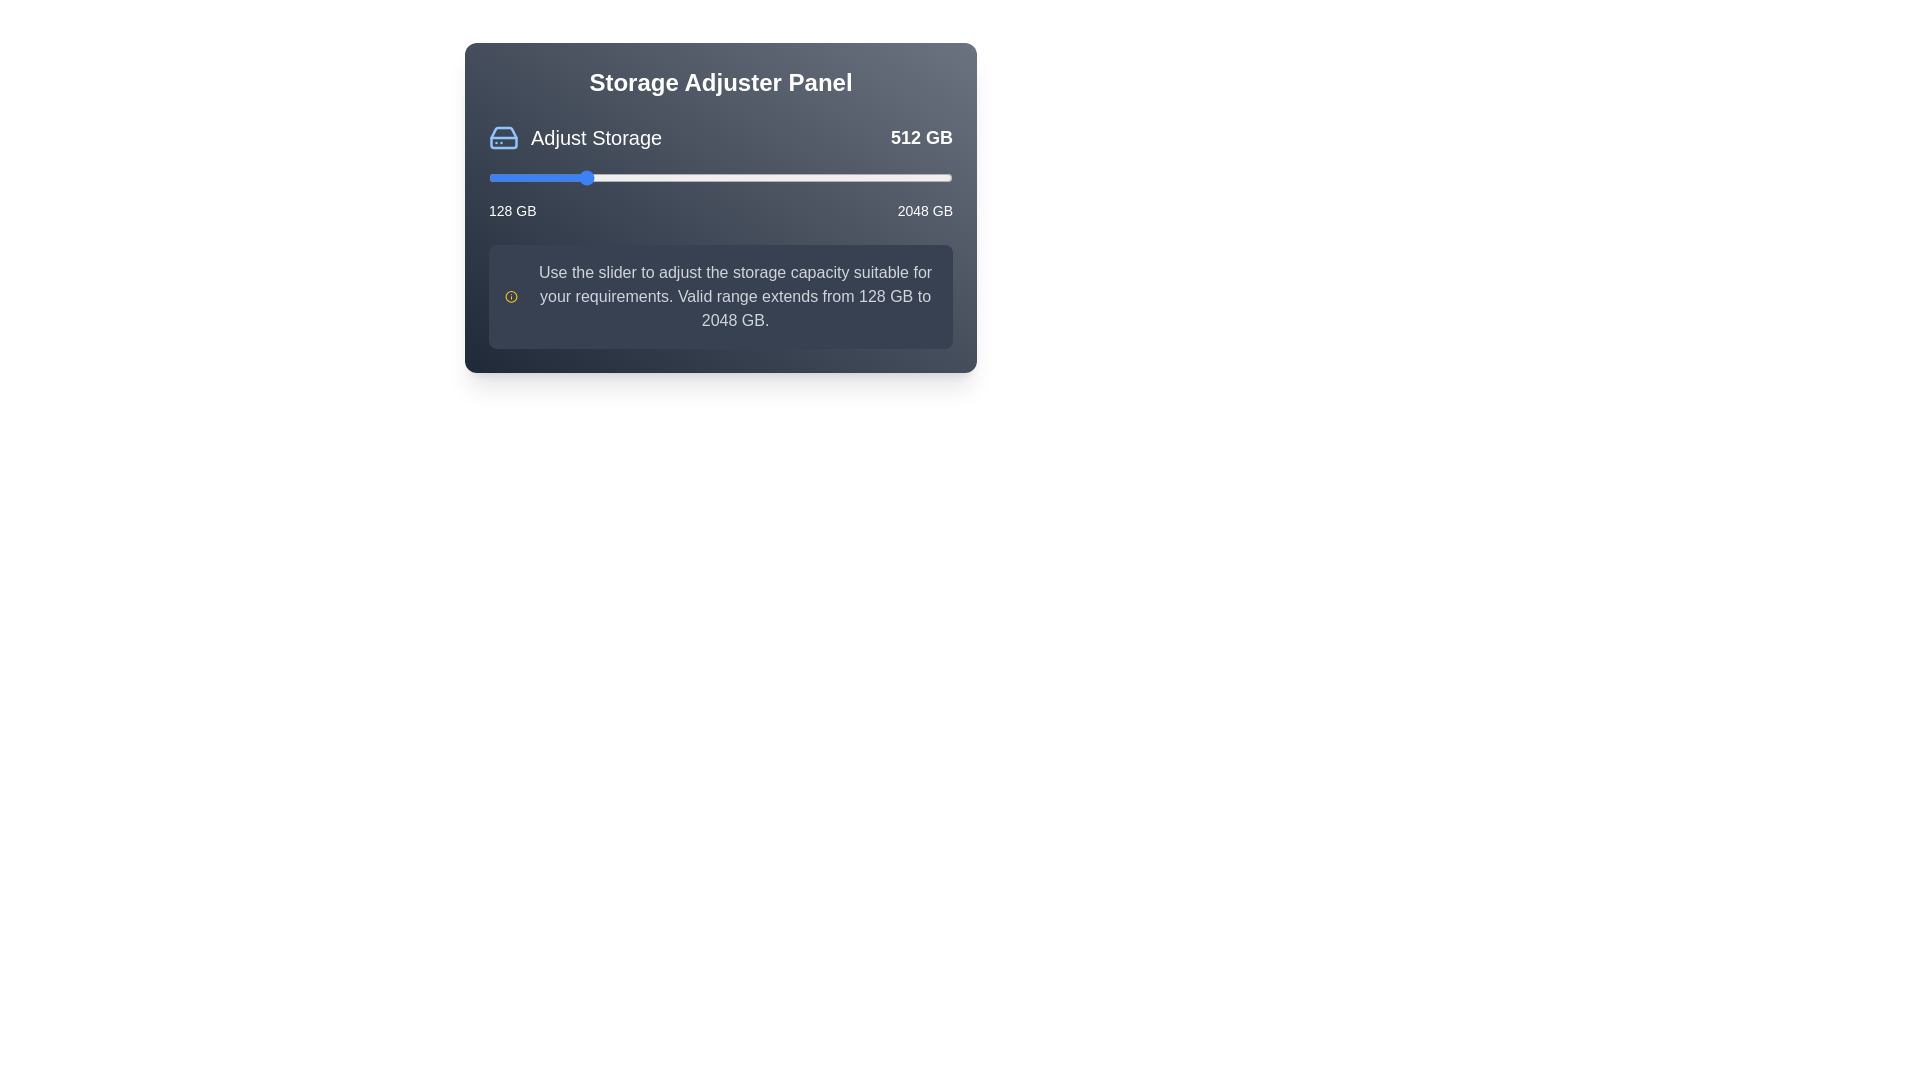 This screenshot has height=1080, width=1920. What do you see at coordinates (720, 176) in the screenshot?
I see `the storage capacity slider knob` at bounding box center [720, 176].